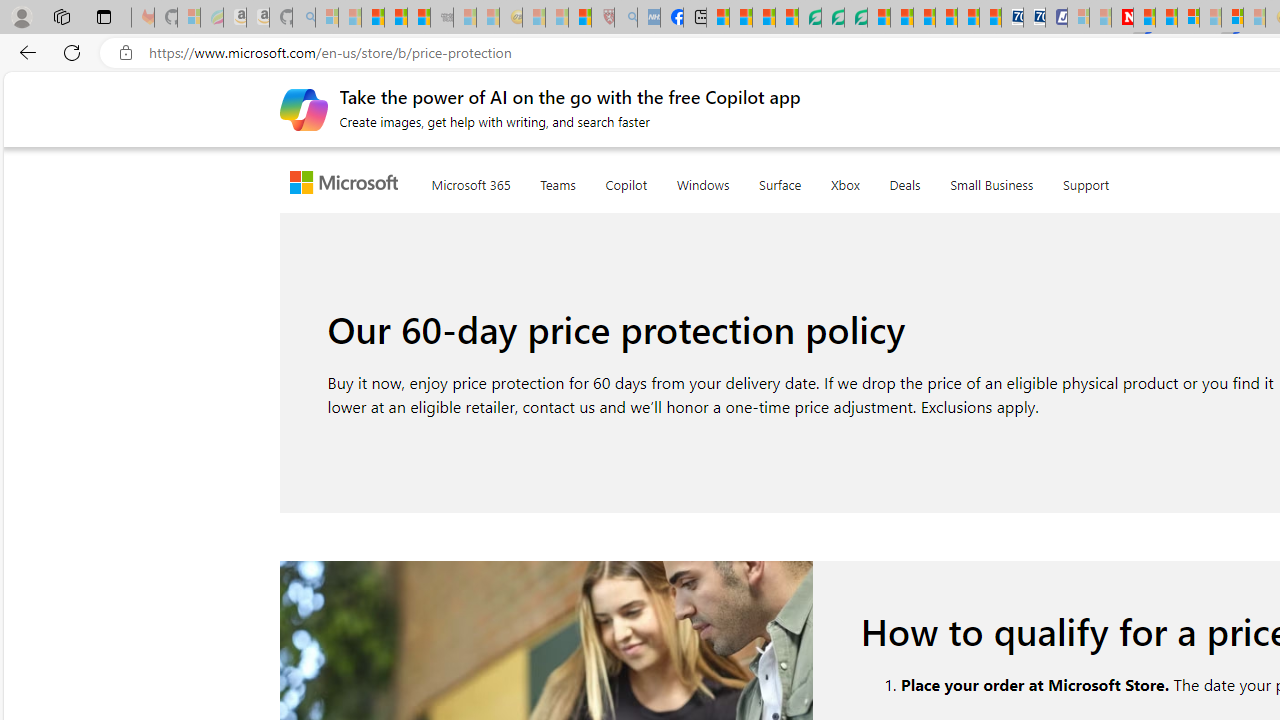 The height and width of the screenshot is (720, 1280). I want to click on 'Microsoft Word - consumer-privacy address update 2.2021', so click(855, 17).